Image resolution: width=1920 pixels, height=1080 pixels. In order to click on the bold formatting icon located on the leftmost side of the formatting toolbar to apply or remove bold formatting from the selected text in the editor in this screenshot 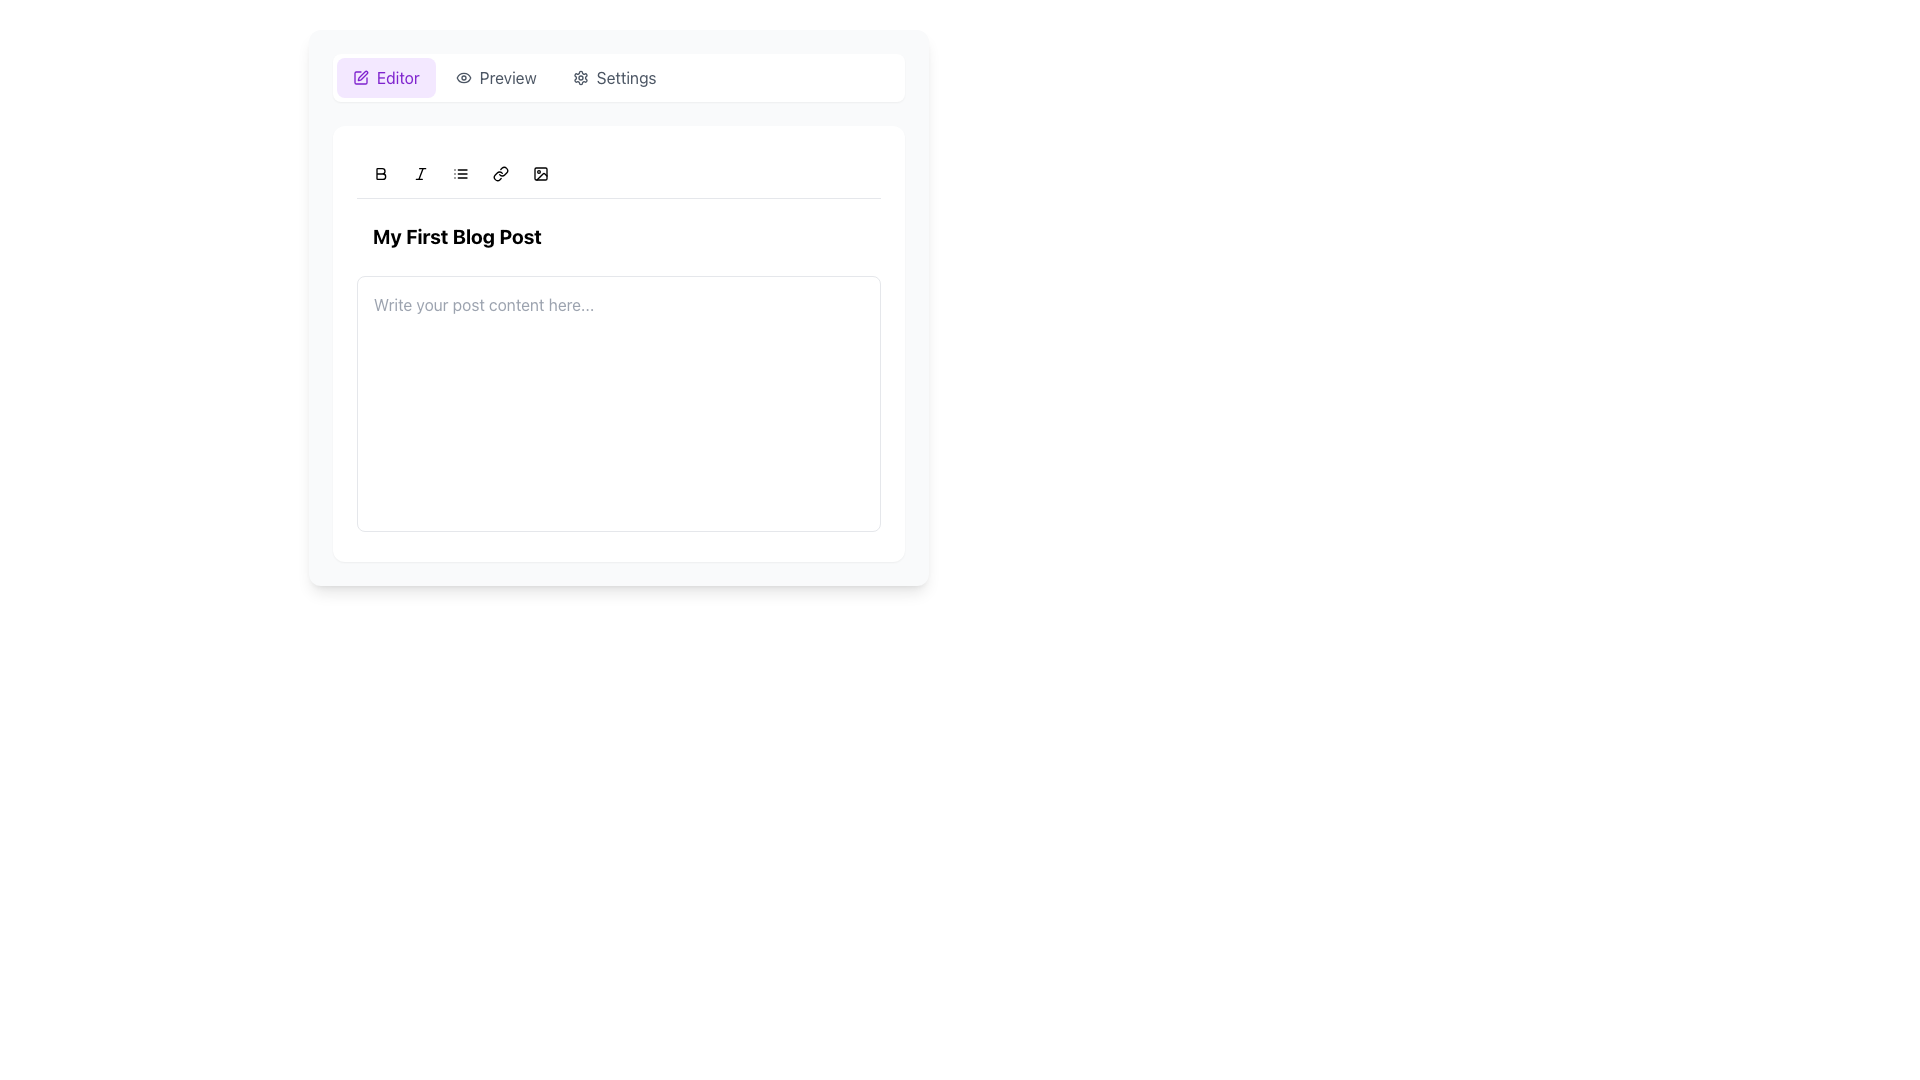, I will do `click(380, 172)`.